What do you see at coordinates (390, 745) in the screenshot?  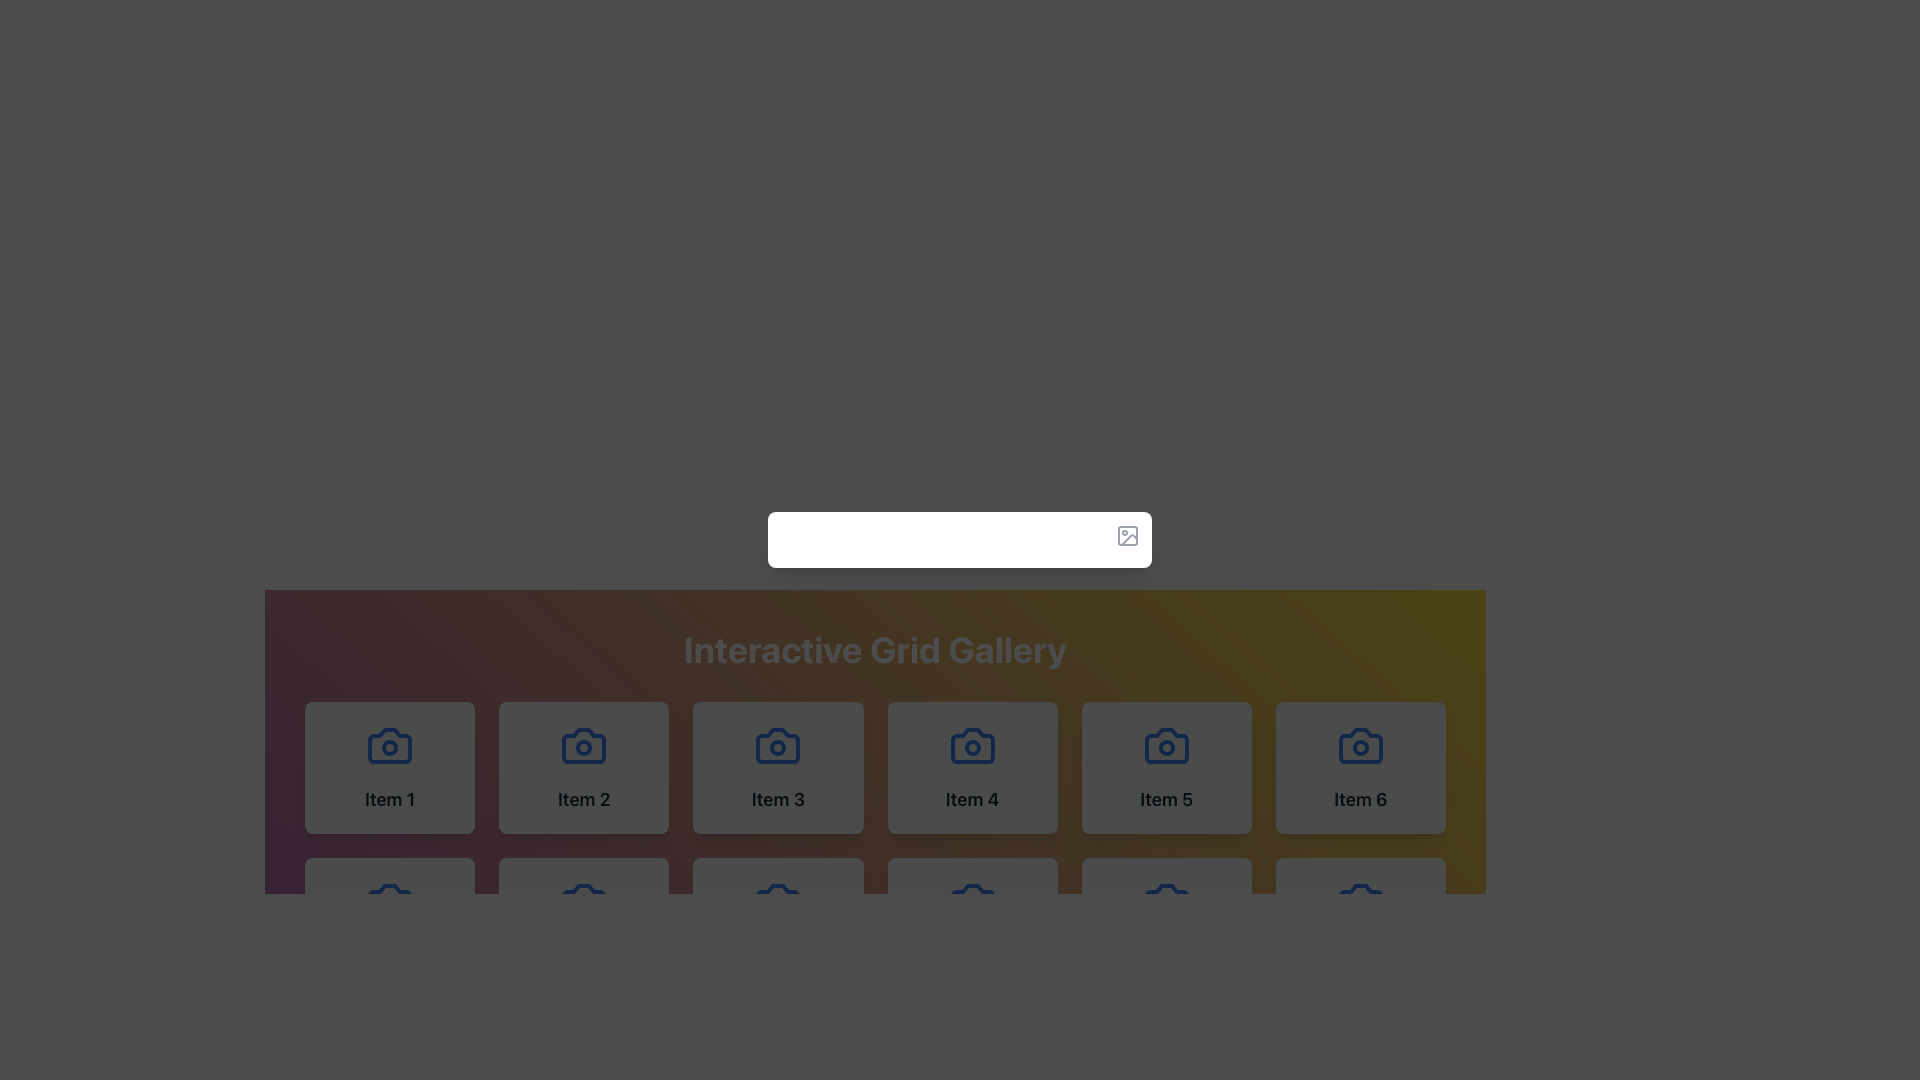 I see `the camera icon located in the top-left card titled 'Item 1', centered above the text 'Item 1'` at bounding box center [390, 745].